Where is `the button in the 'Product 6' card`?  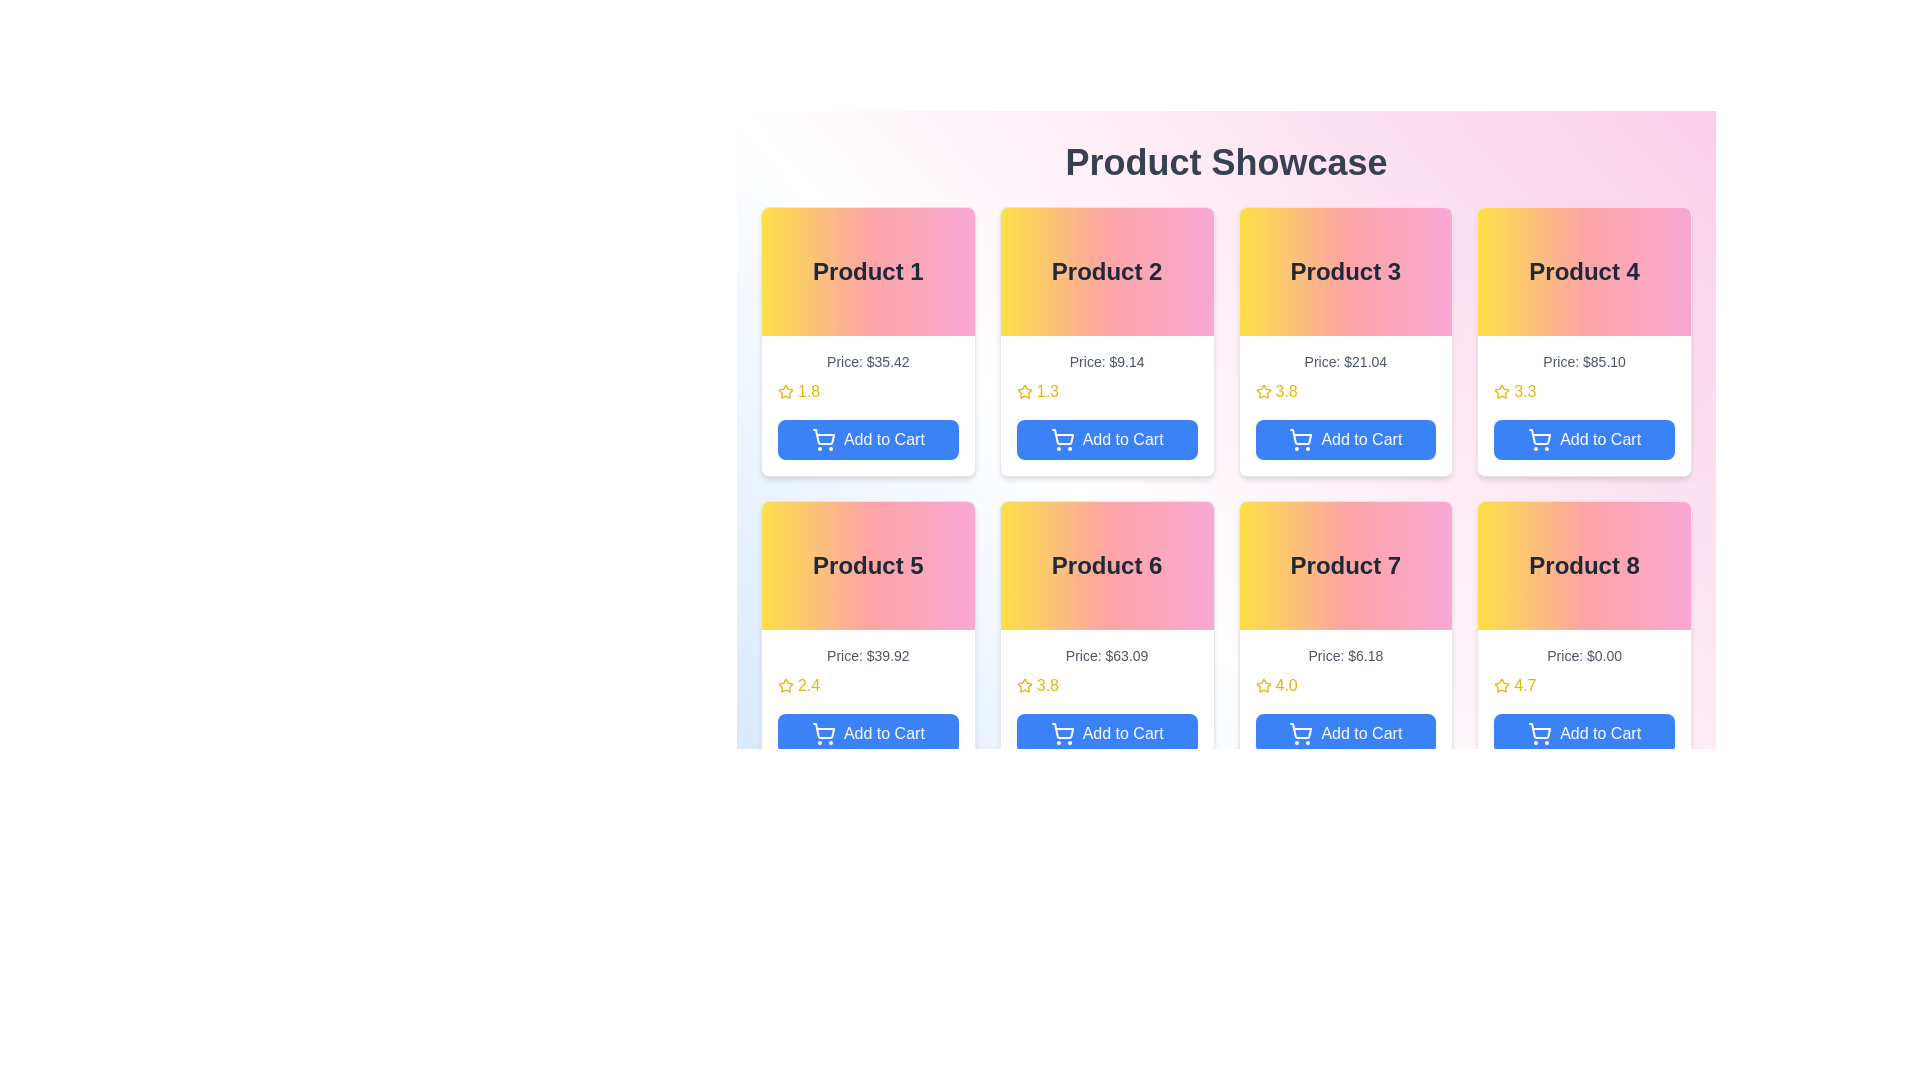
the button in the 'Product 6' card is located at coordinates (1106, 698).